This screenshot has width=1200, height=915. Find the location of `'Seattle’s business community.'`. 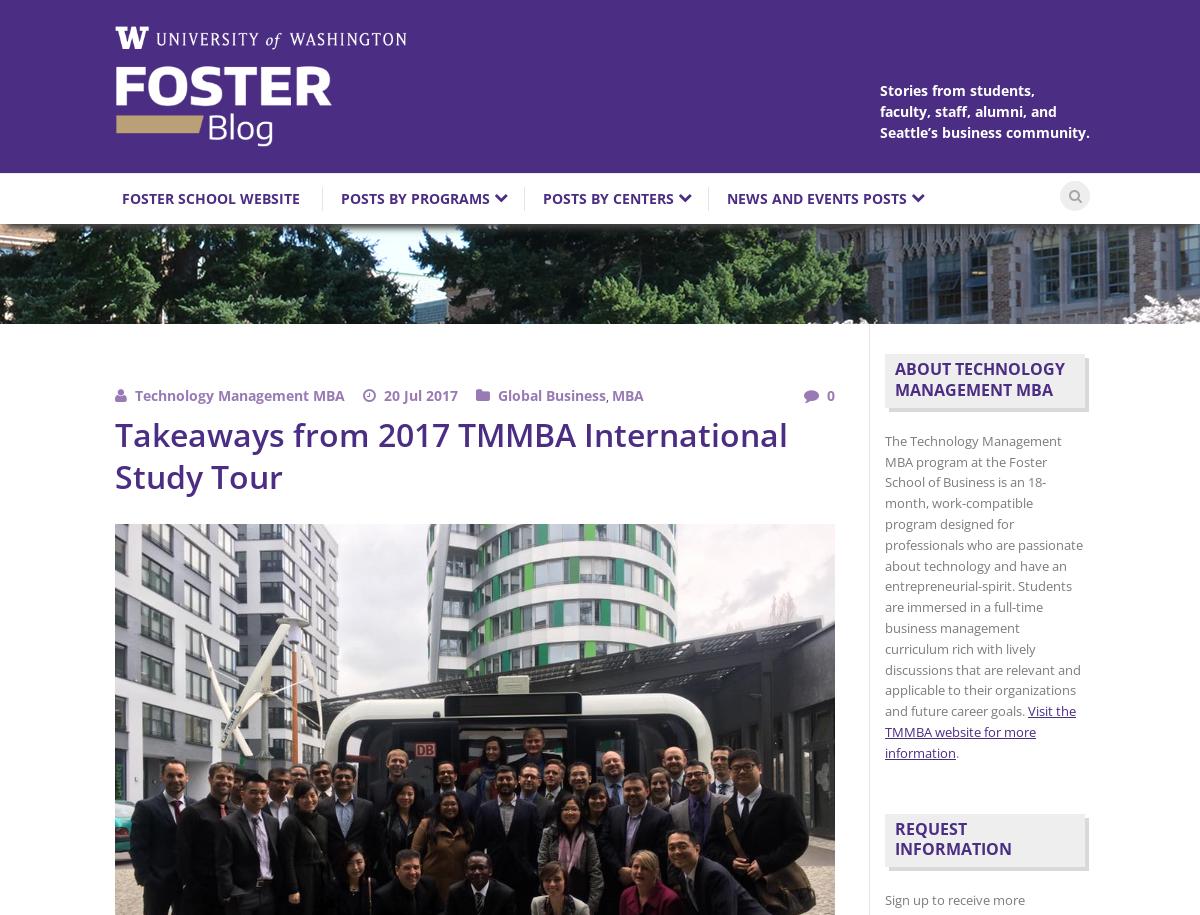

'Seattle’s business community.' is located at coordinates (984, 132).